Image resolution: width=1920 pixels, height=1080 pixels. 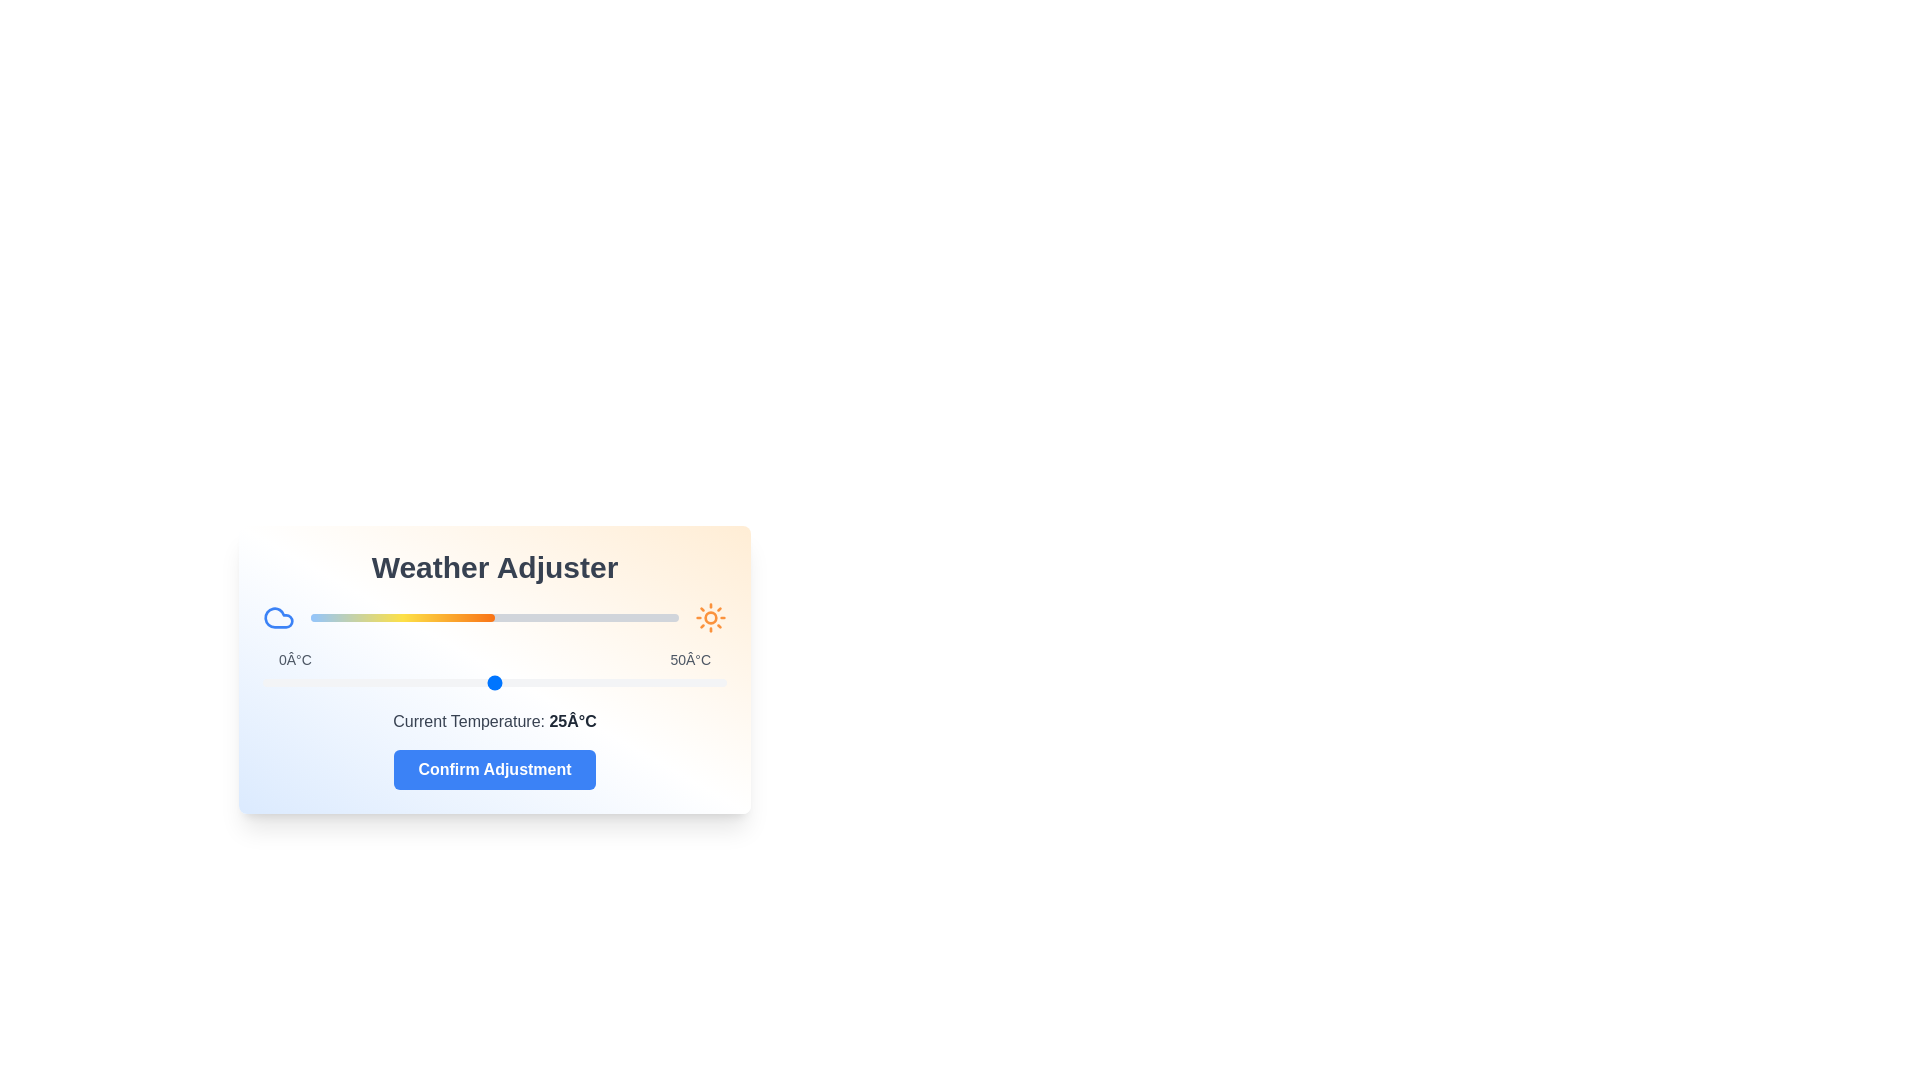 What do you see at coordinates (364, 681) in the screenshot?
I see `the temperature slider to set the temperature to 11°C` at bounding box center [364, 681].